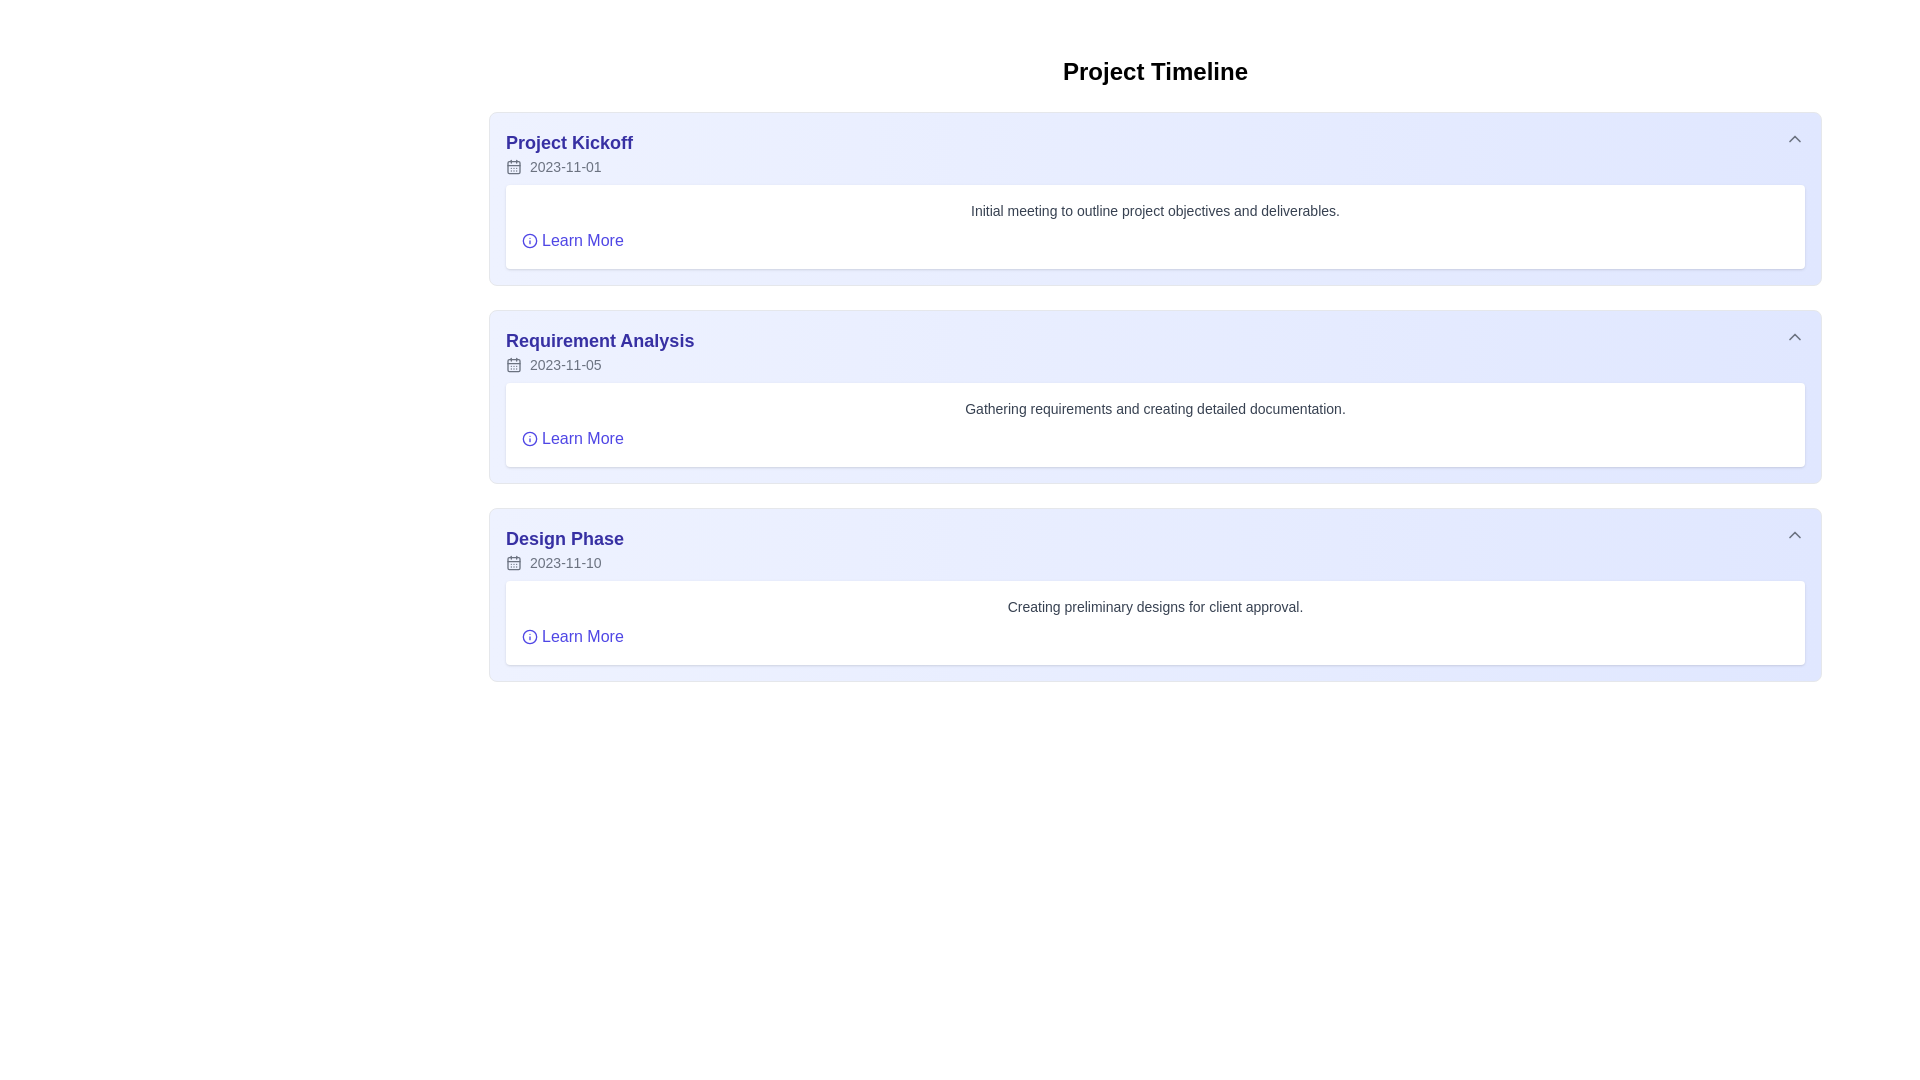 The image size is (1920, 1080). I want to click on the 'Learn More' text link styled in blue, which is adjacent to a circular info icon, so click(571, 438).